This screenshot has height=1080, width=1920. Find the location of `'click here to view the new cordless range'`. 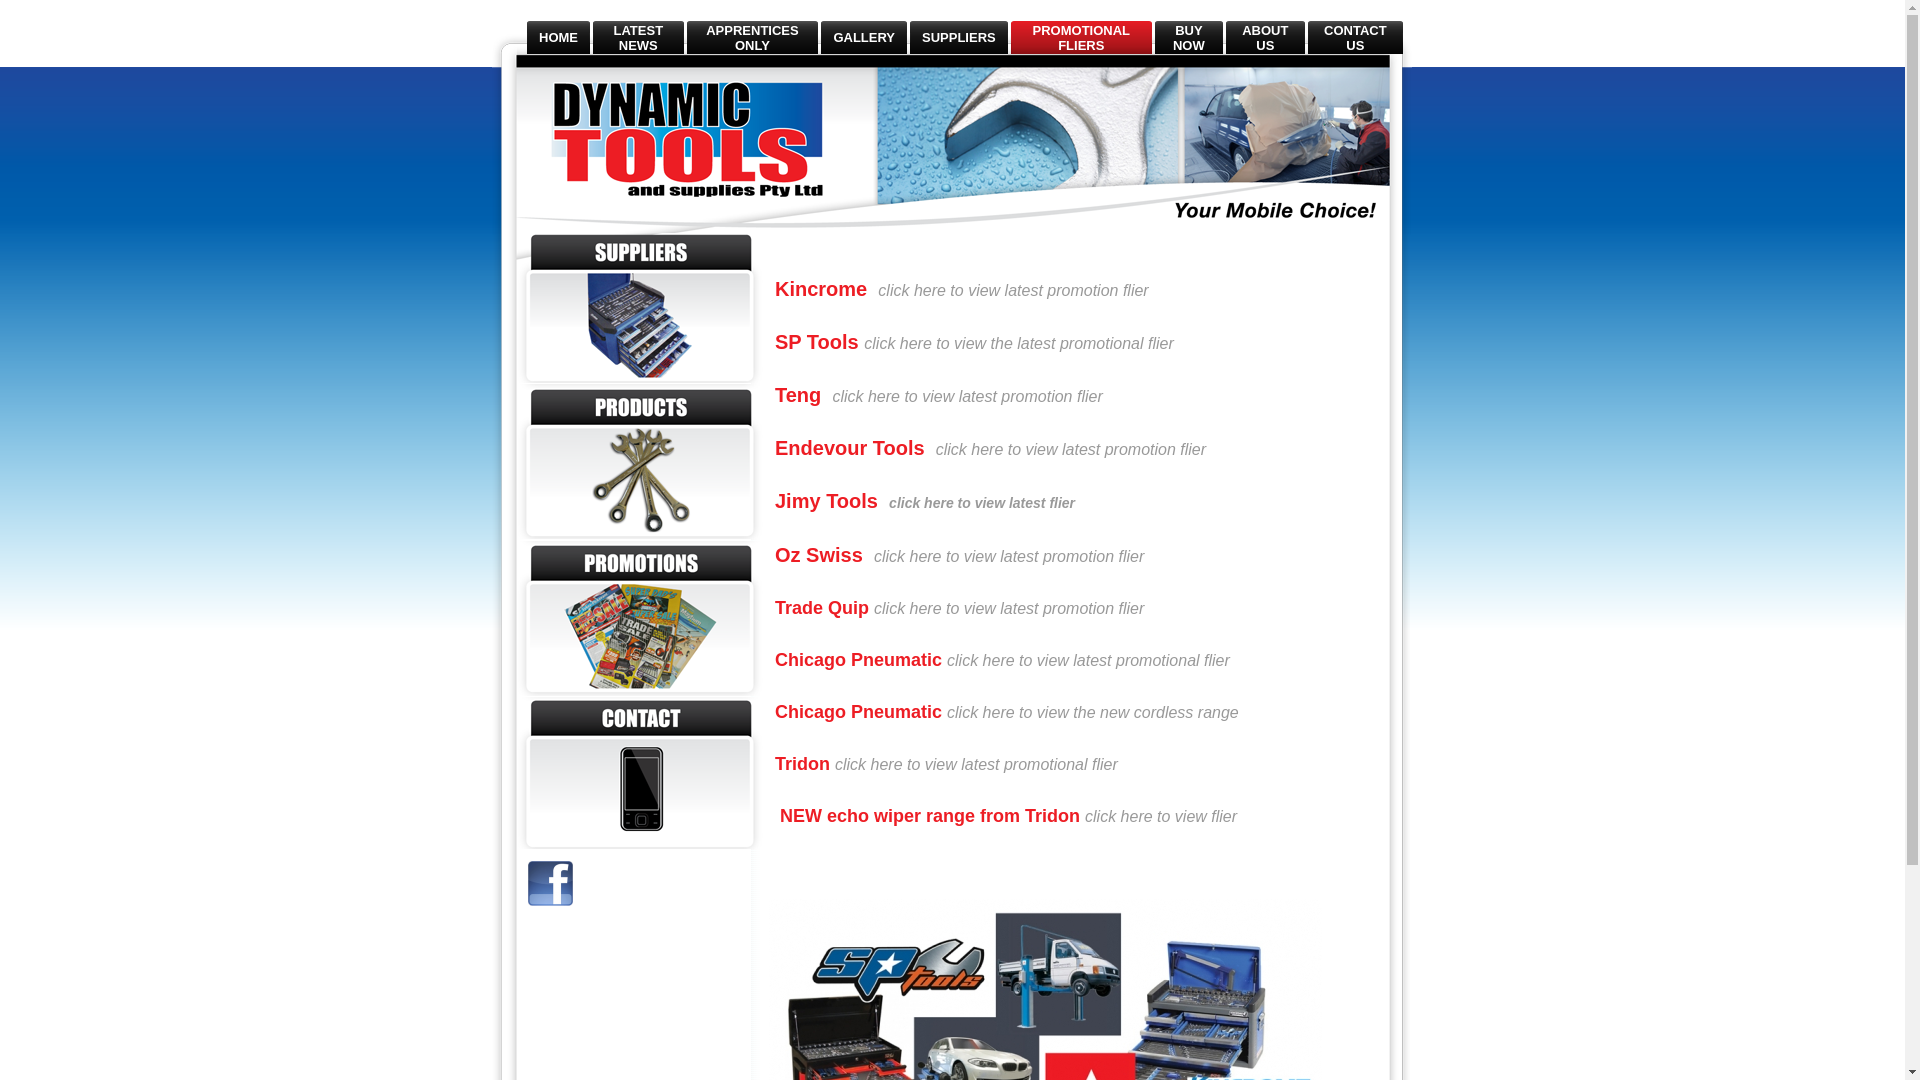

'click here to view the new cordless range' is located at coordinates (1092, 712).